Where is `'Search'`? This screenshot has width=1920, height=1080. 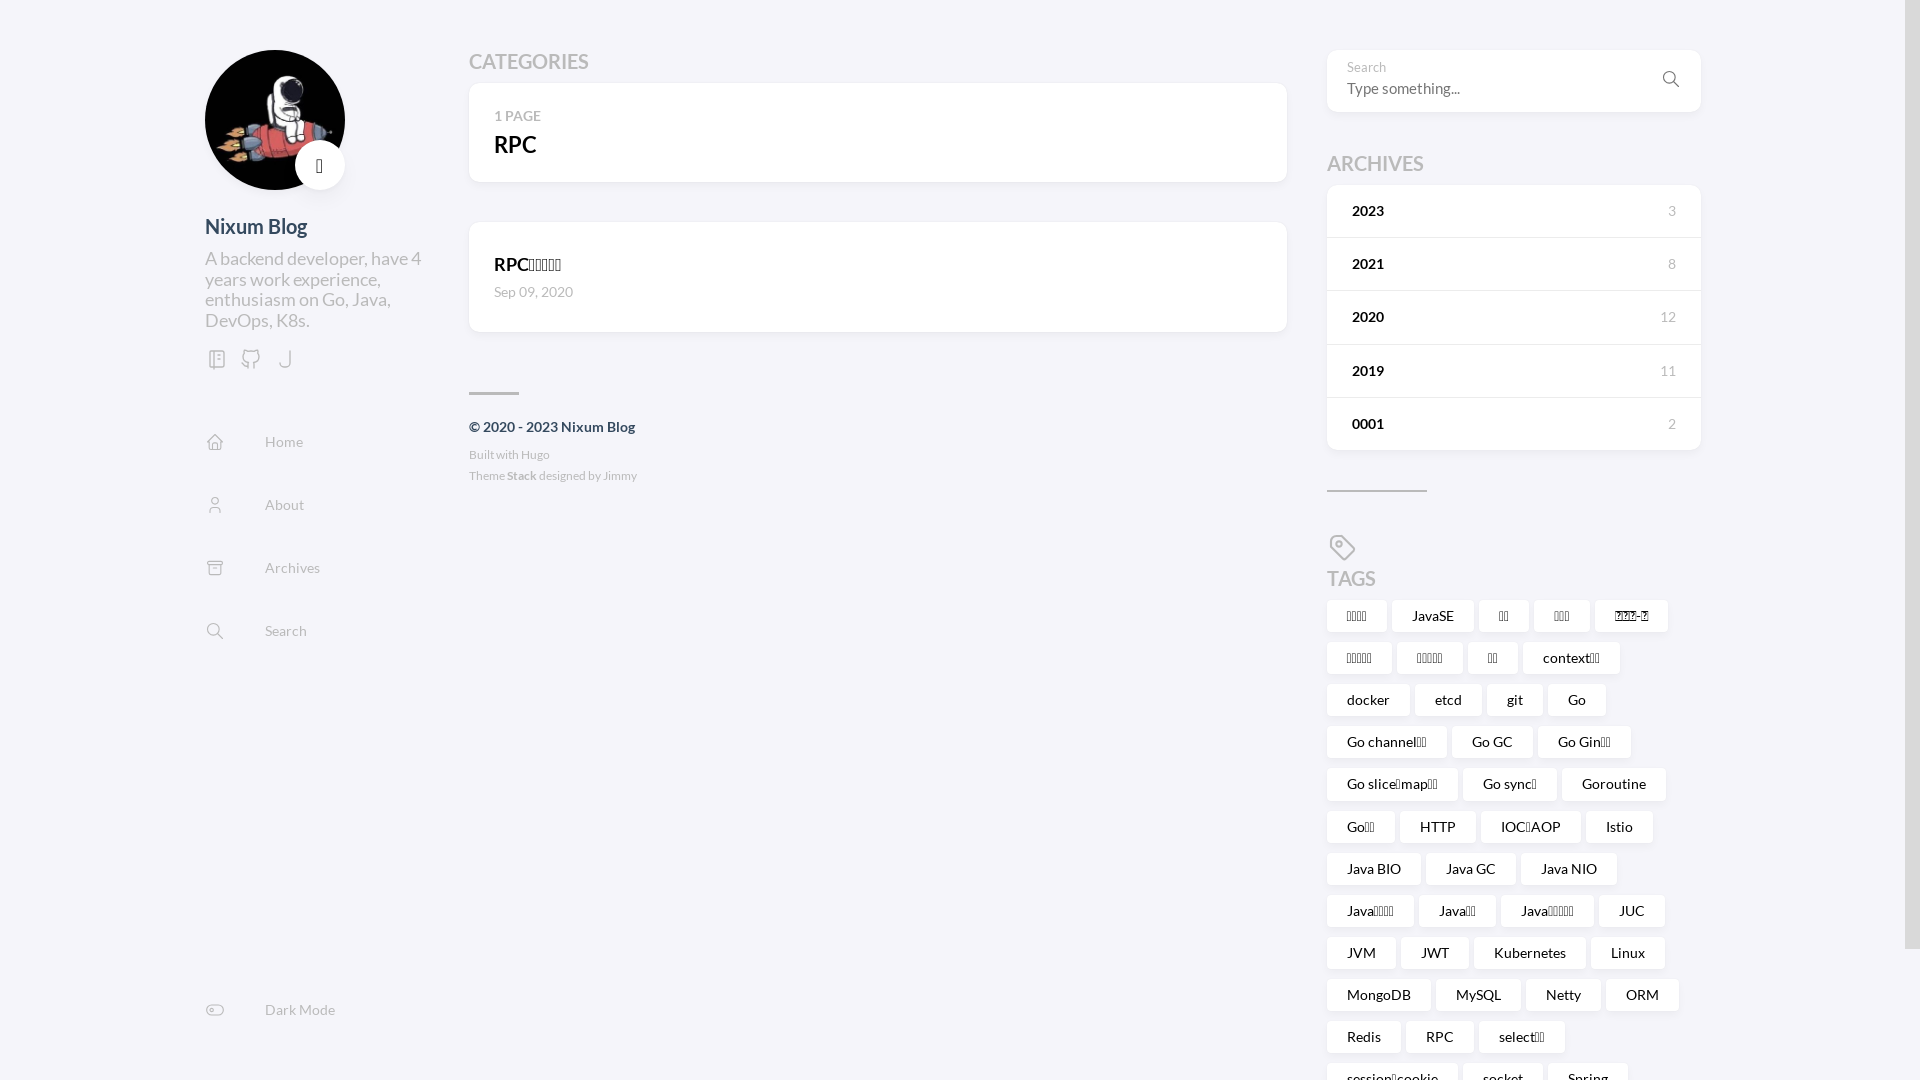 'Search' is located at coordinates (253, 630).